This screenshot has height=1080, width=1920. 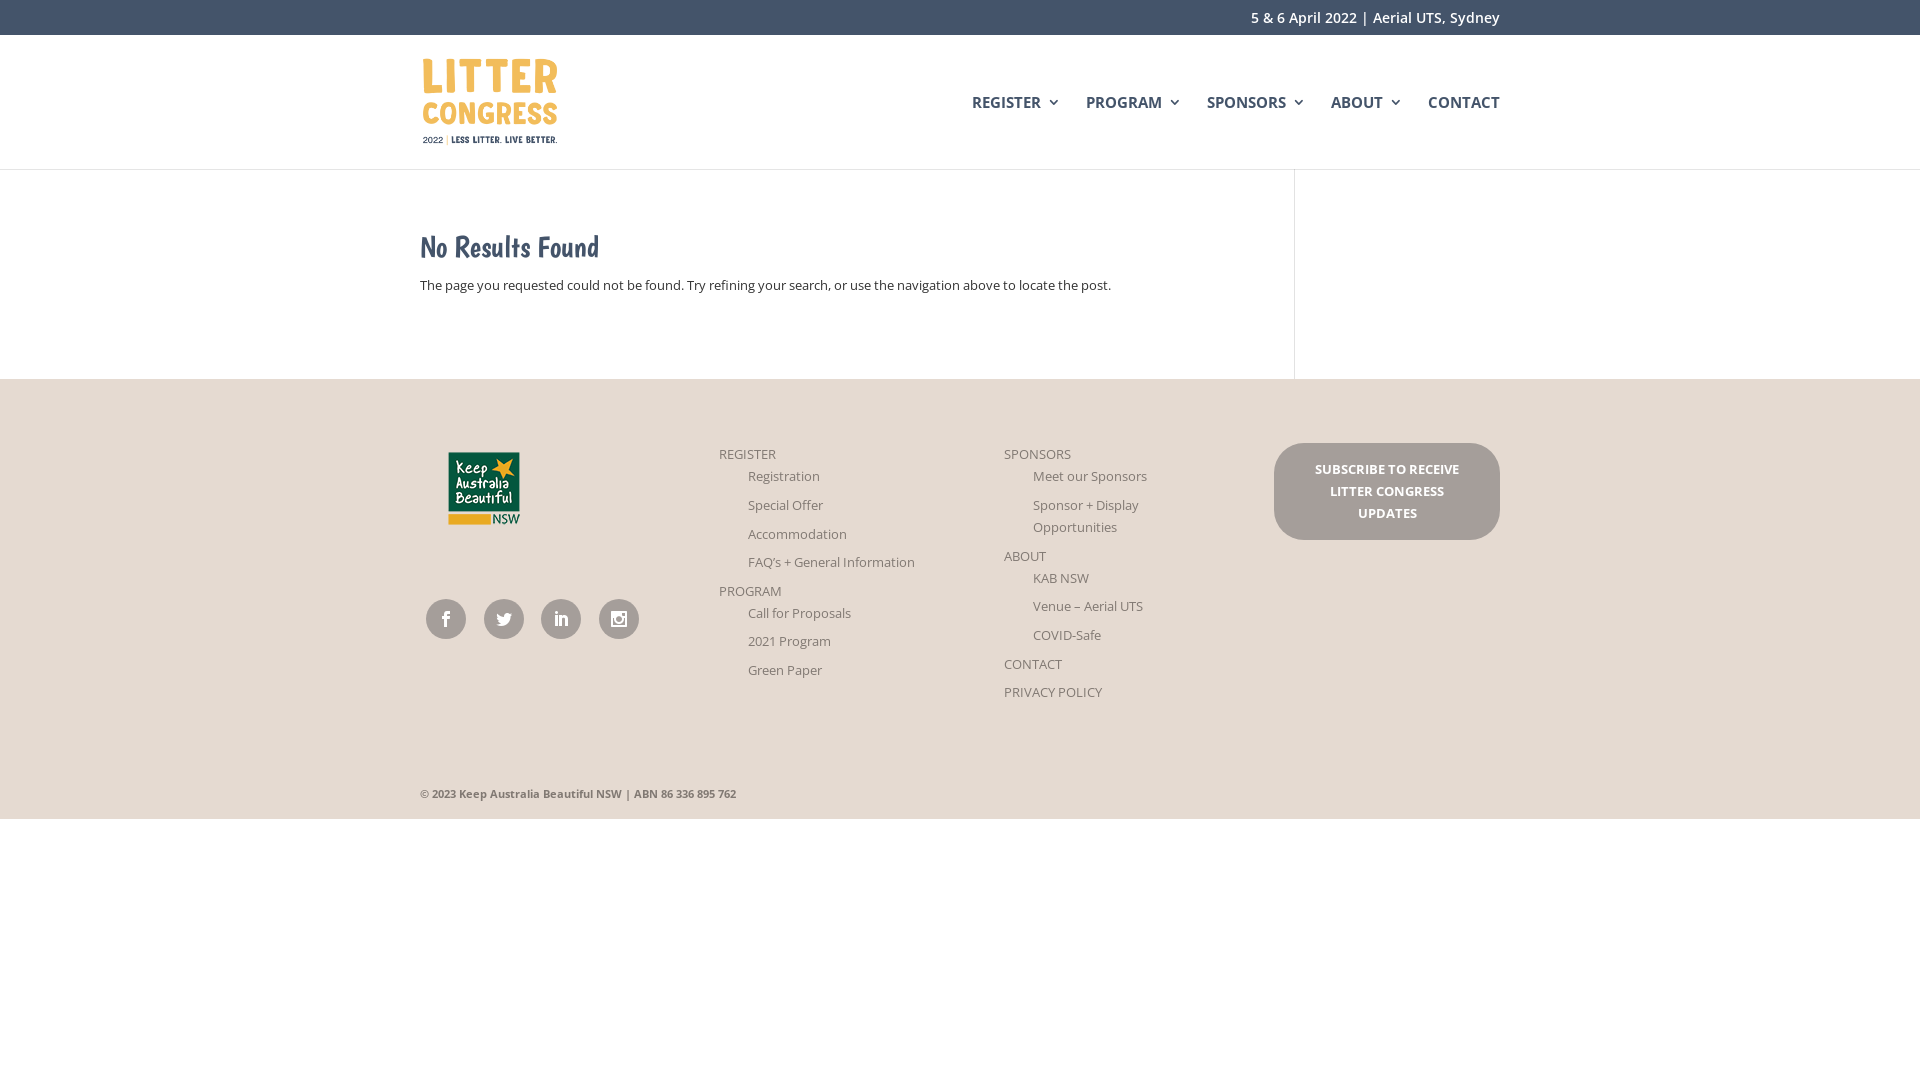 What do you see at coordinates (1025, 555) in the screenshot?
I see `'ABOUT'` at bounding box center [1025, 555].